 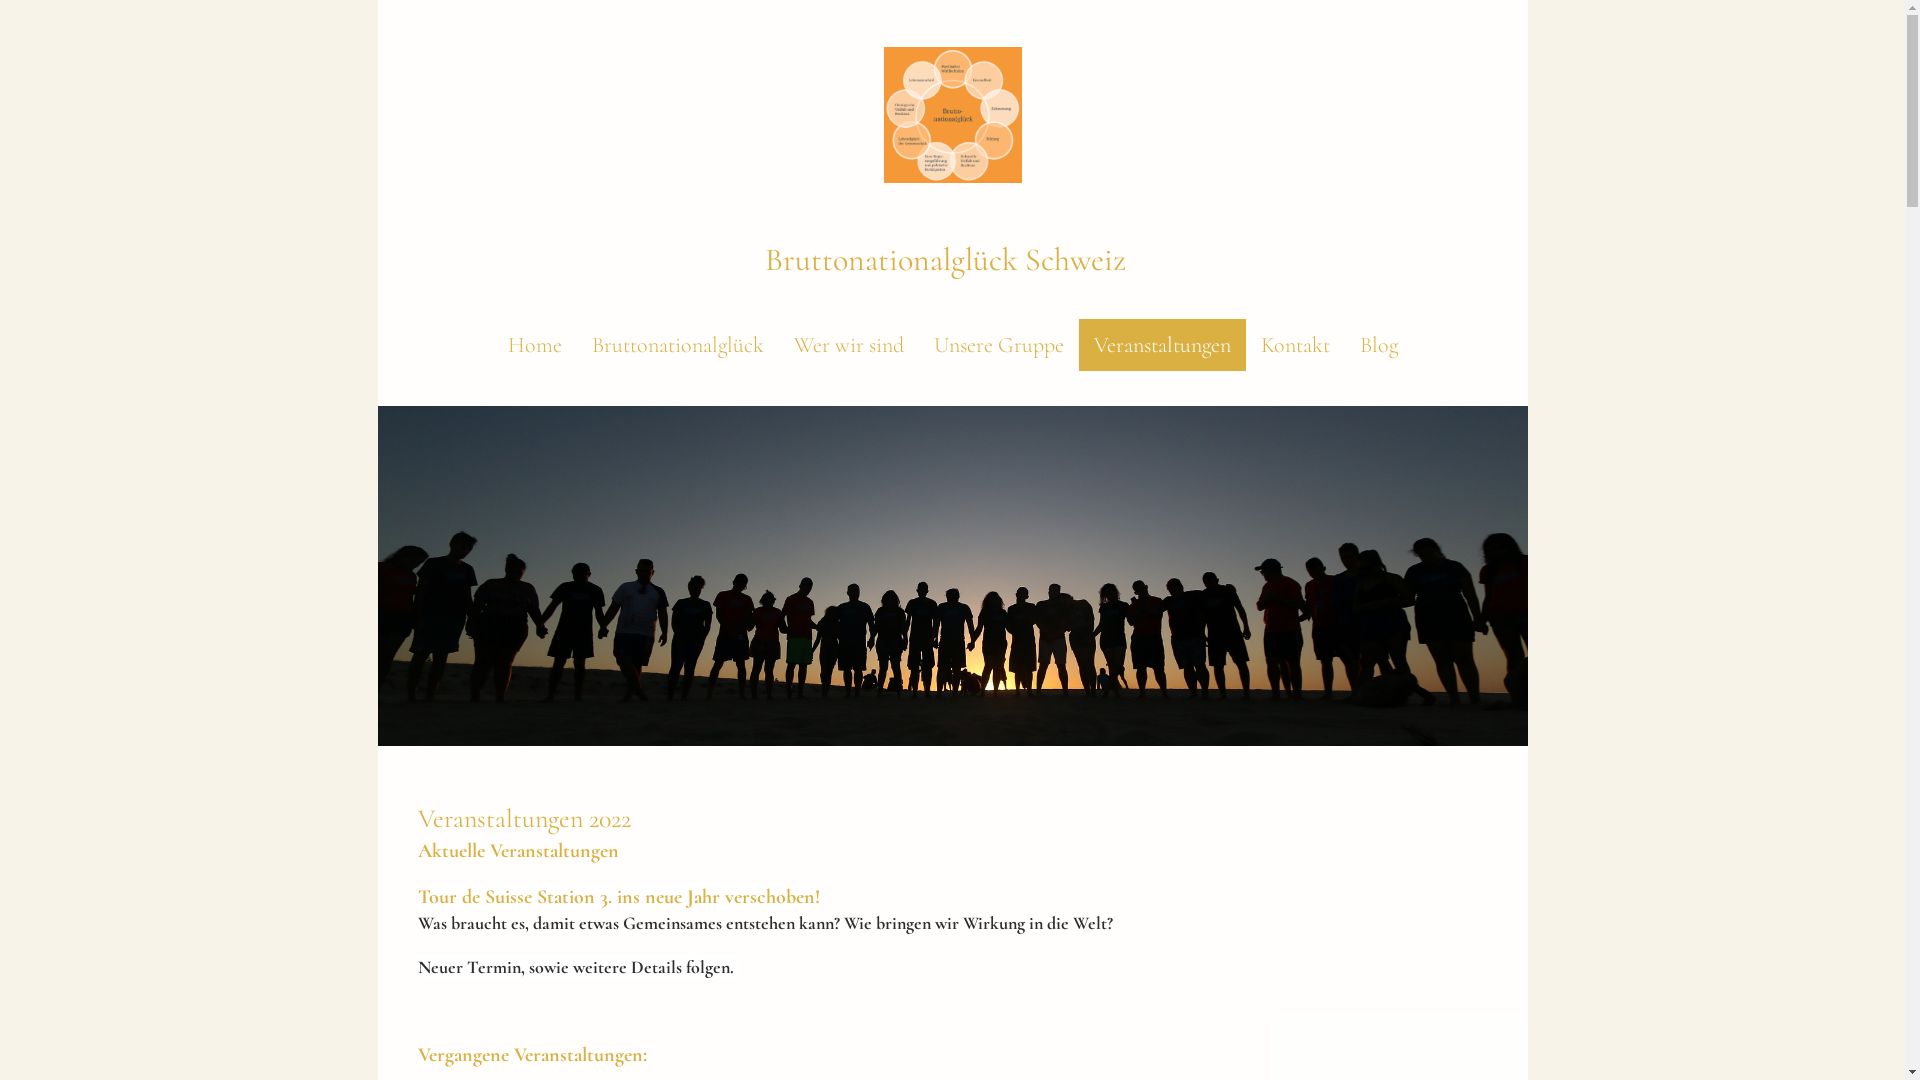 What do you see at coordinates (1161, 343) in the screenshot?
I see `'Veranstaltungen'` at bounding box center [1161, 343].